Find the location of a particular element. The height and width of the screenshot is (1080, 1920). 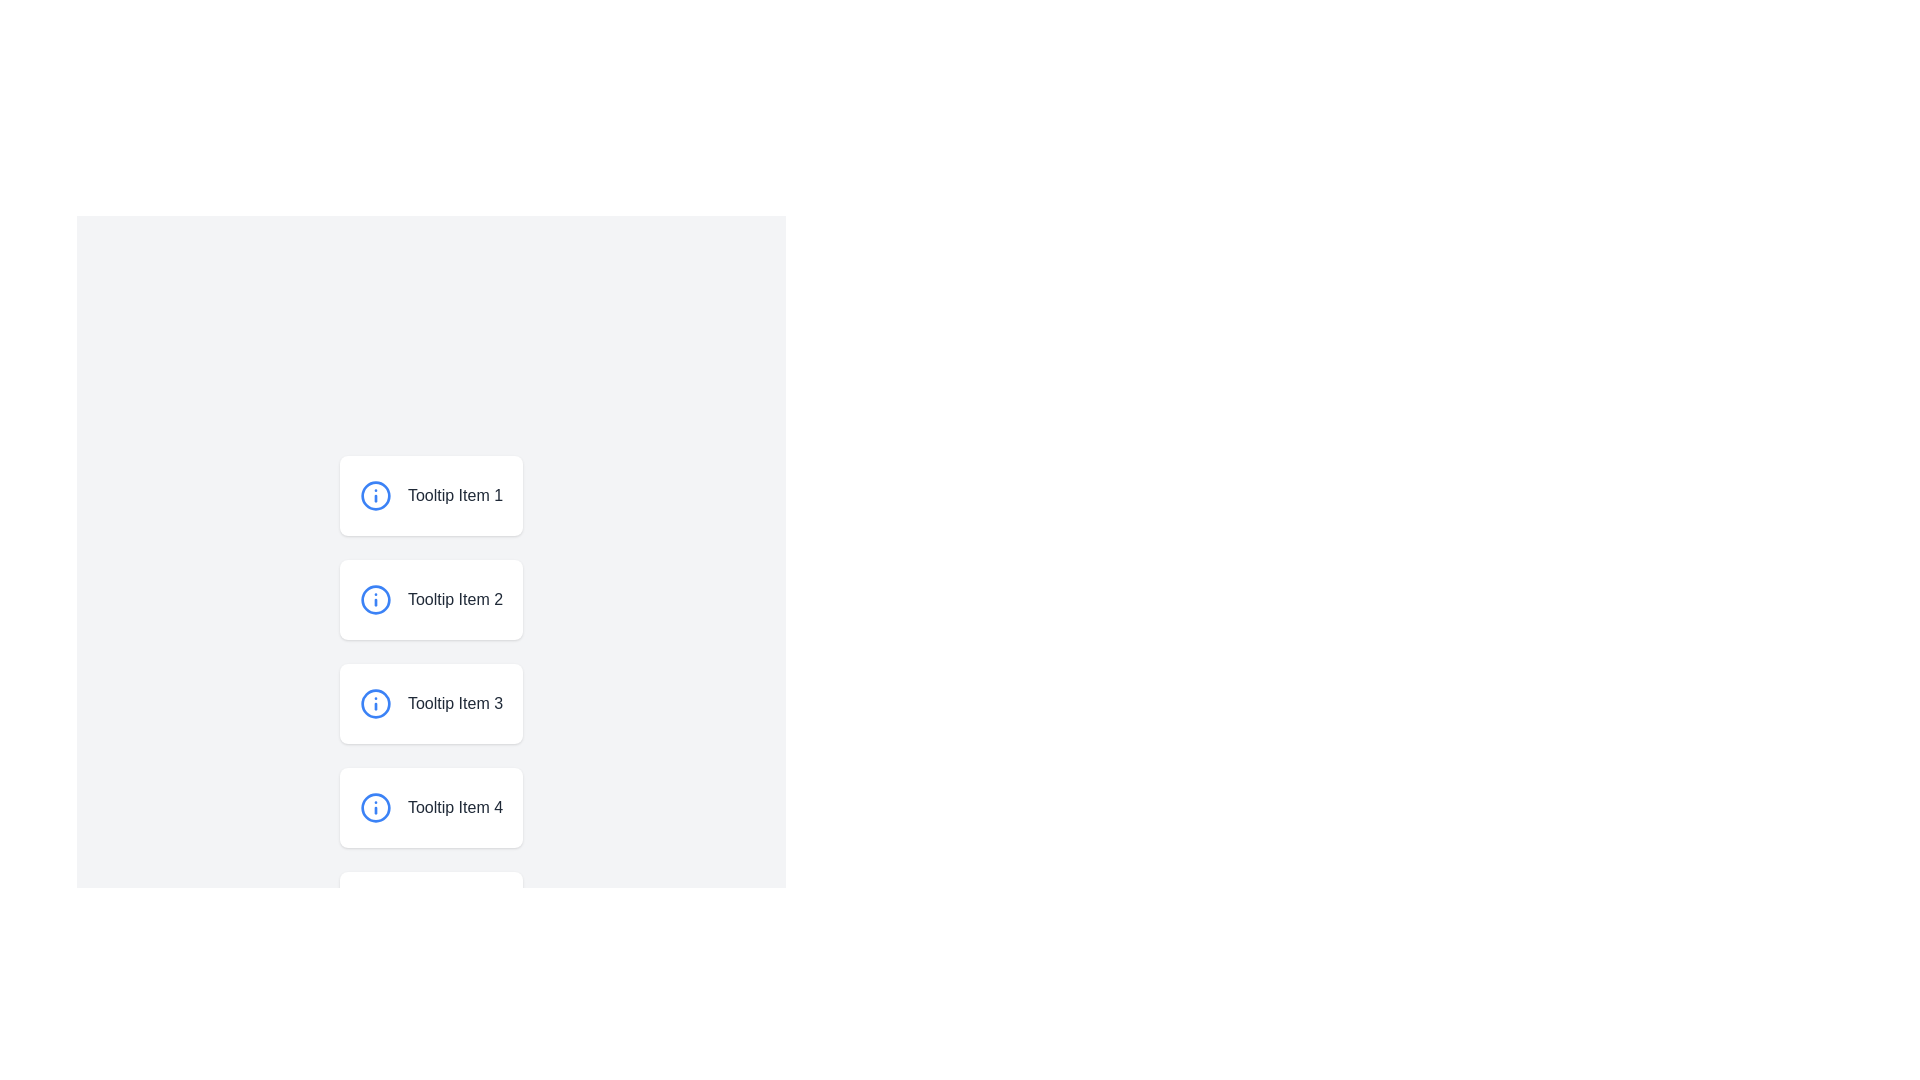

text label displaying 'Tooltip Item 4', which is styled with a slightly bold font and gray color, positioned as the fourth item in a list next to a blue circular icon is located at coordinates (446, 806).